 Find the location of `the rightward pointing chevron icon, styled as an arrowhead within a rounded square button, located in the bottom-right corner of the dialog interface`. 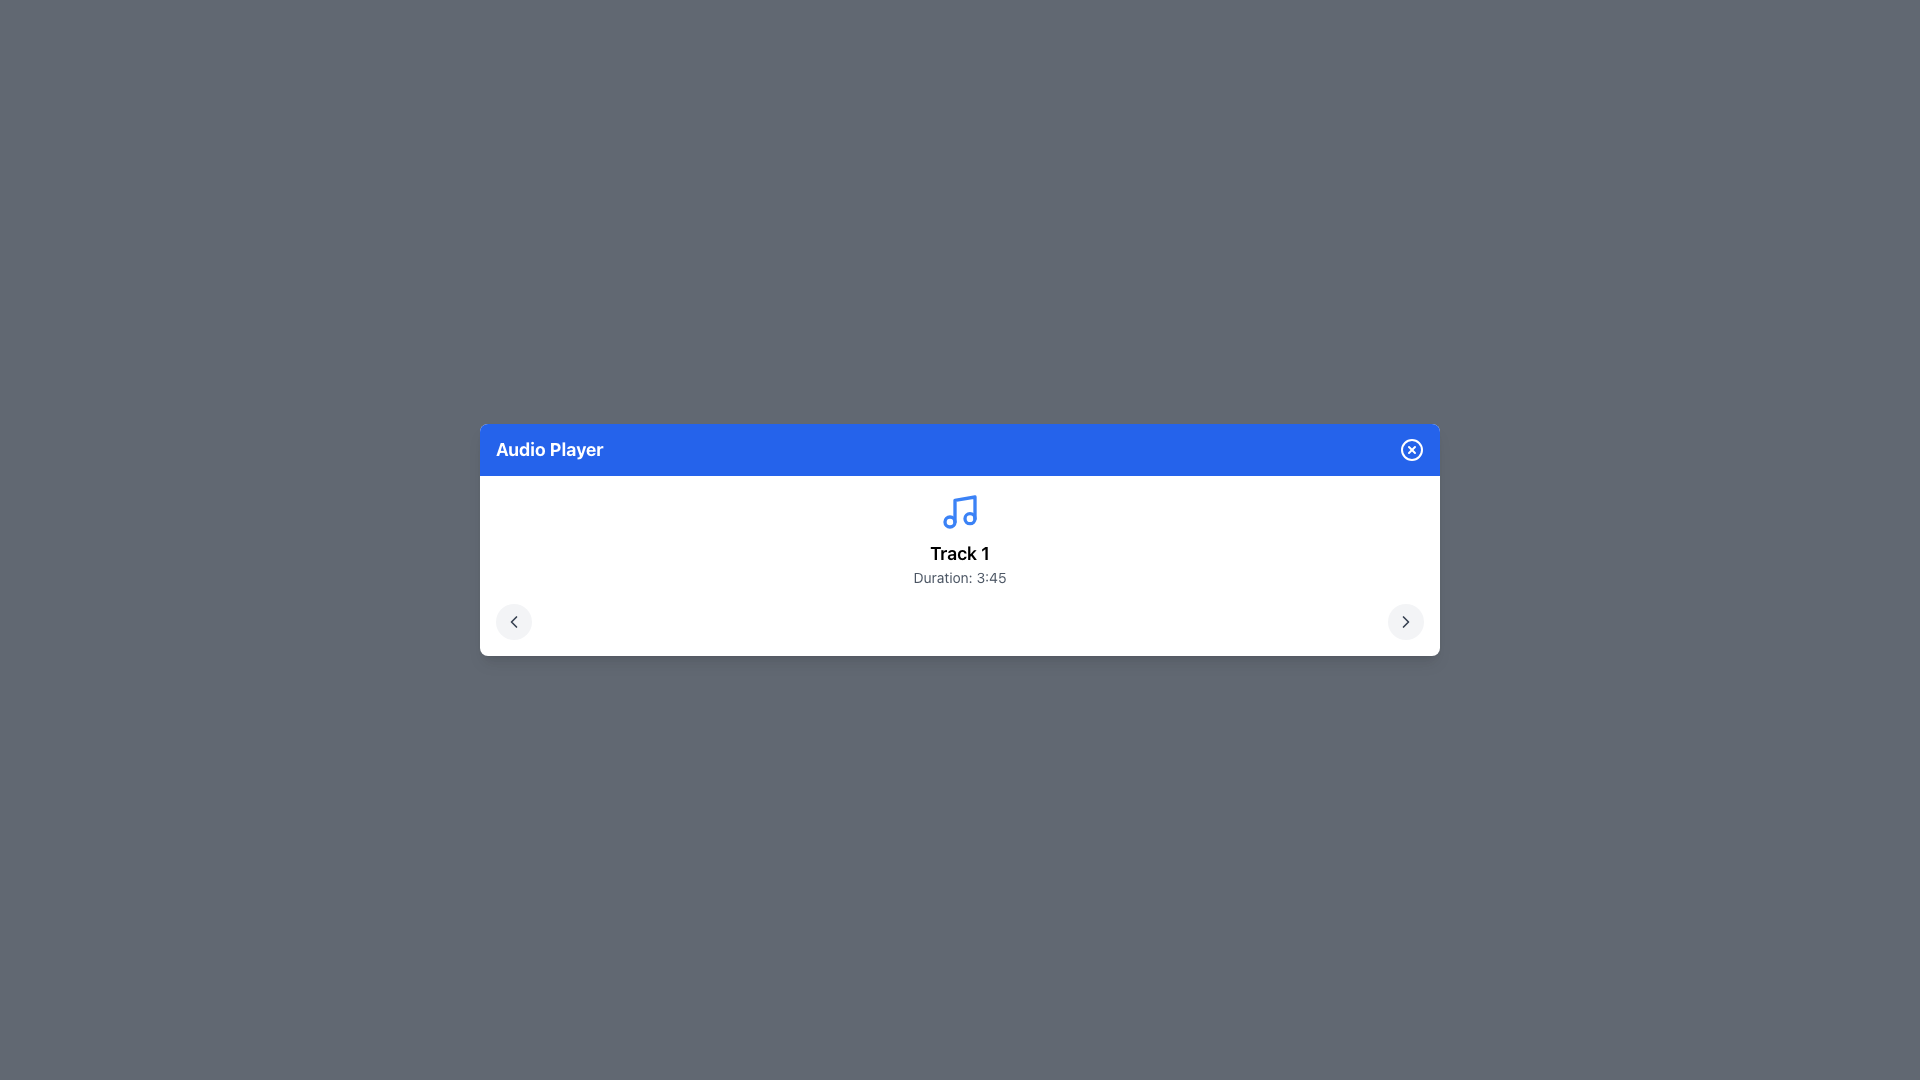

the rightward pointing chevron icon, styled as an arrowhead within a rounded square button, located in the bottom-right corner of the dialog interface is located at coordinates (1405, 620).